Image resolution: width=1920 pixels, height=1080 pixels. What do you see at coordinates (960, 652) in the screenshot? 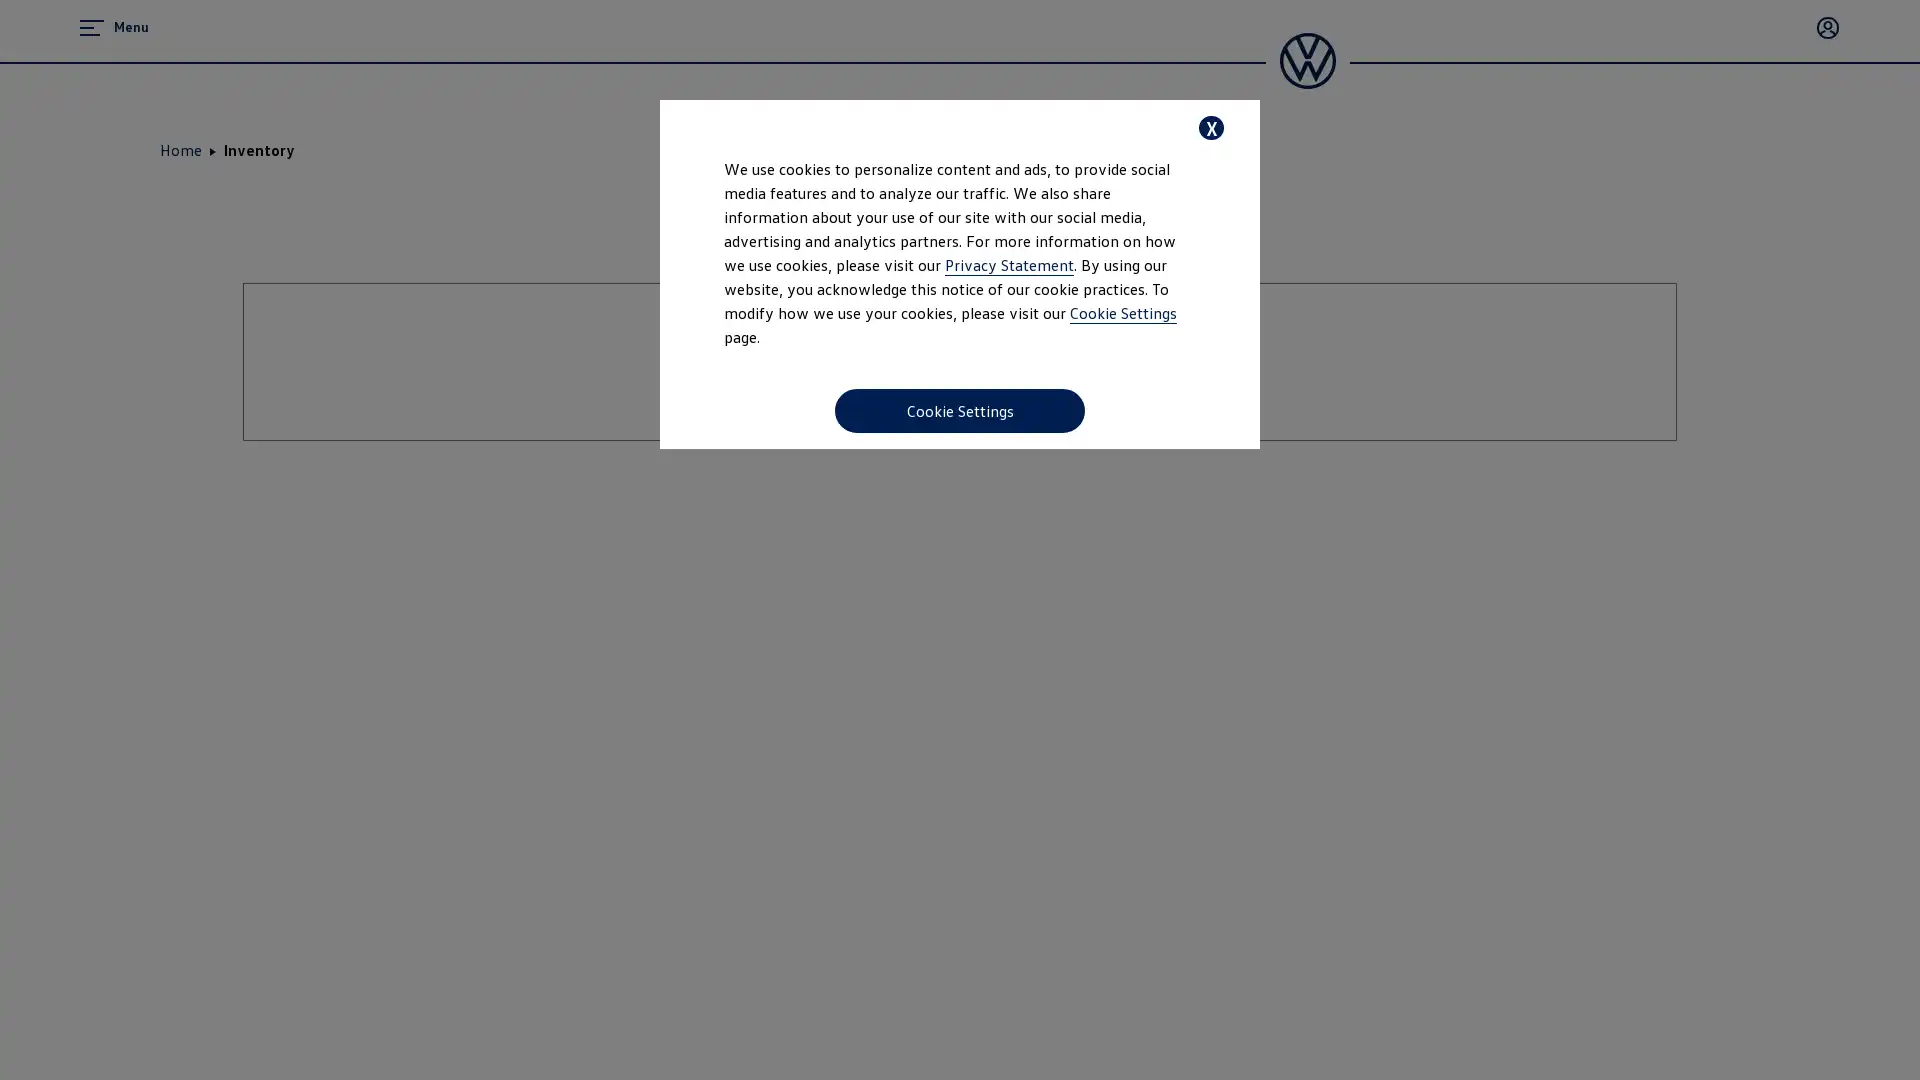
I see `Go` at bounding box center [960, 652].